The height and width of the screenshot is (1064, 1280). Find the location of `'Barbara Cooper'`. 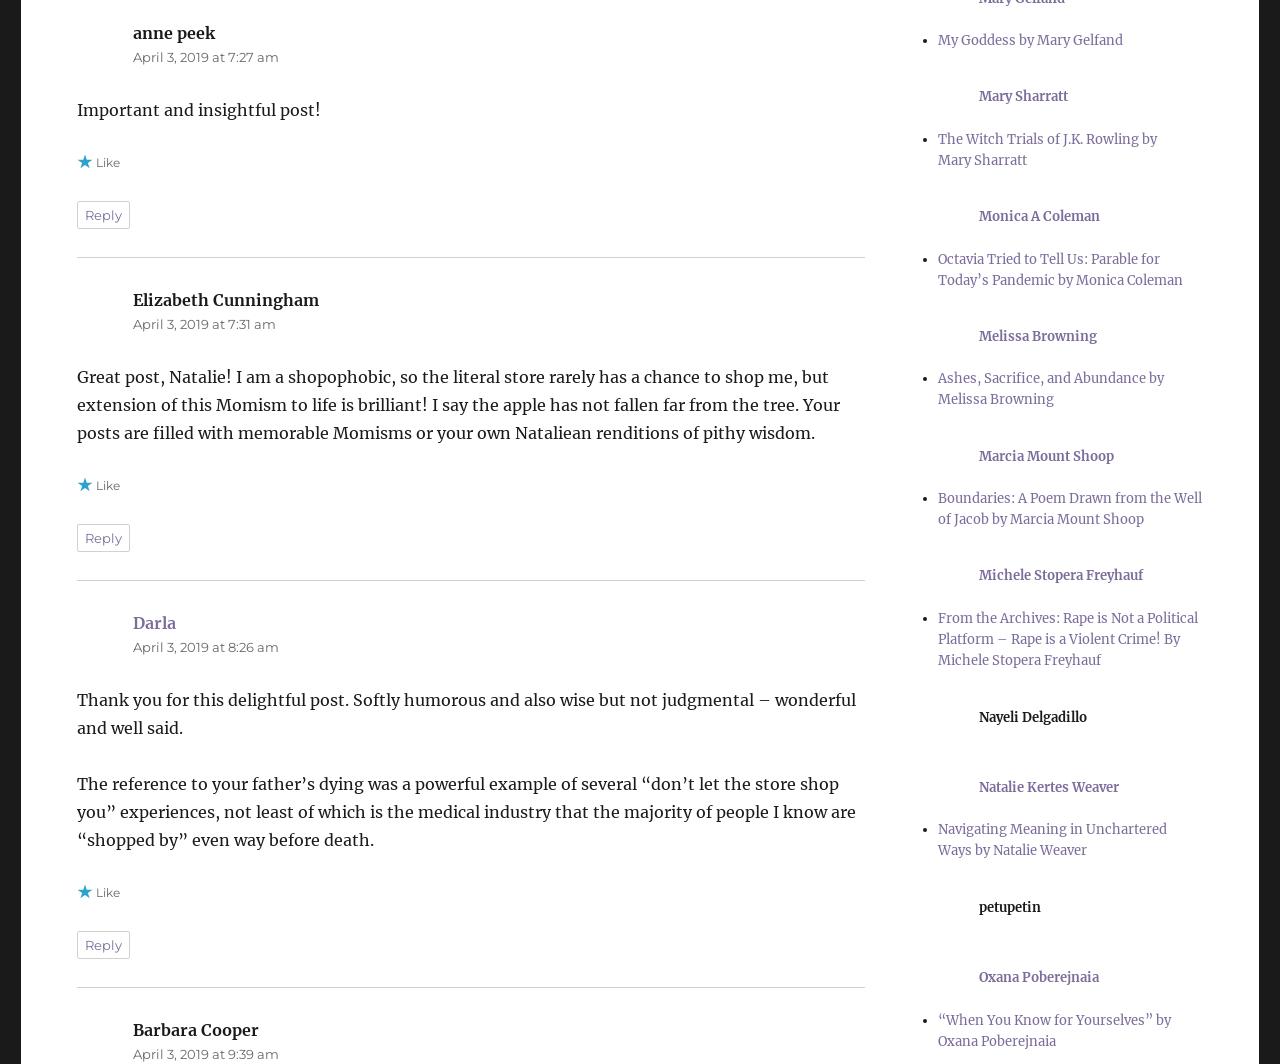

'Barbara Cooper' is located at coordinates (131, 1028).